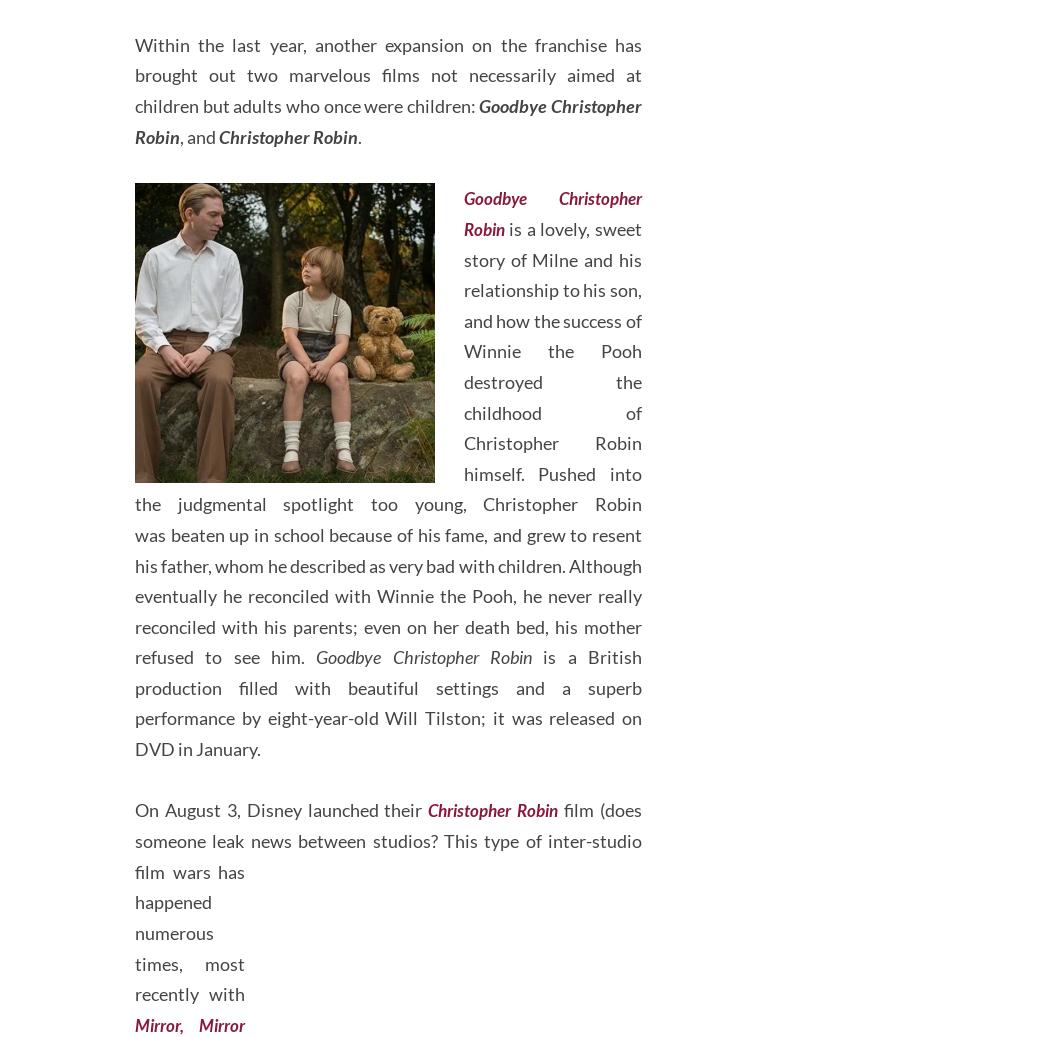 The image size is (1050, 1037). What do you see at coordinates (388, 777) in the screenshot?
I see `'is a British production filled with beautiful settings and a superb performance by eight-year-old Will Tilston; it was released on DVD in January.'` at bounding box center [388, 777].